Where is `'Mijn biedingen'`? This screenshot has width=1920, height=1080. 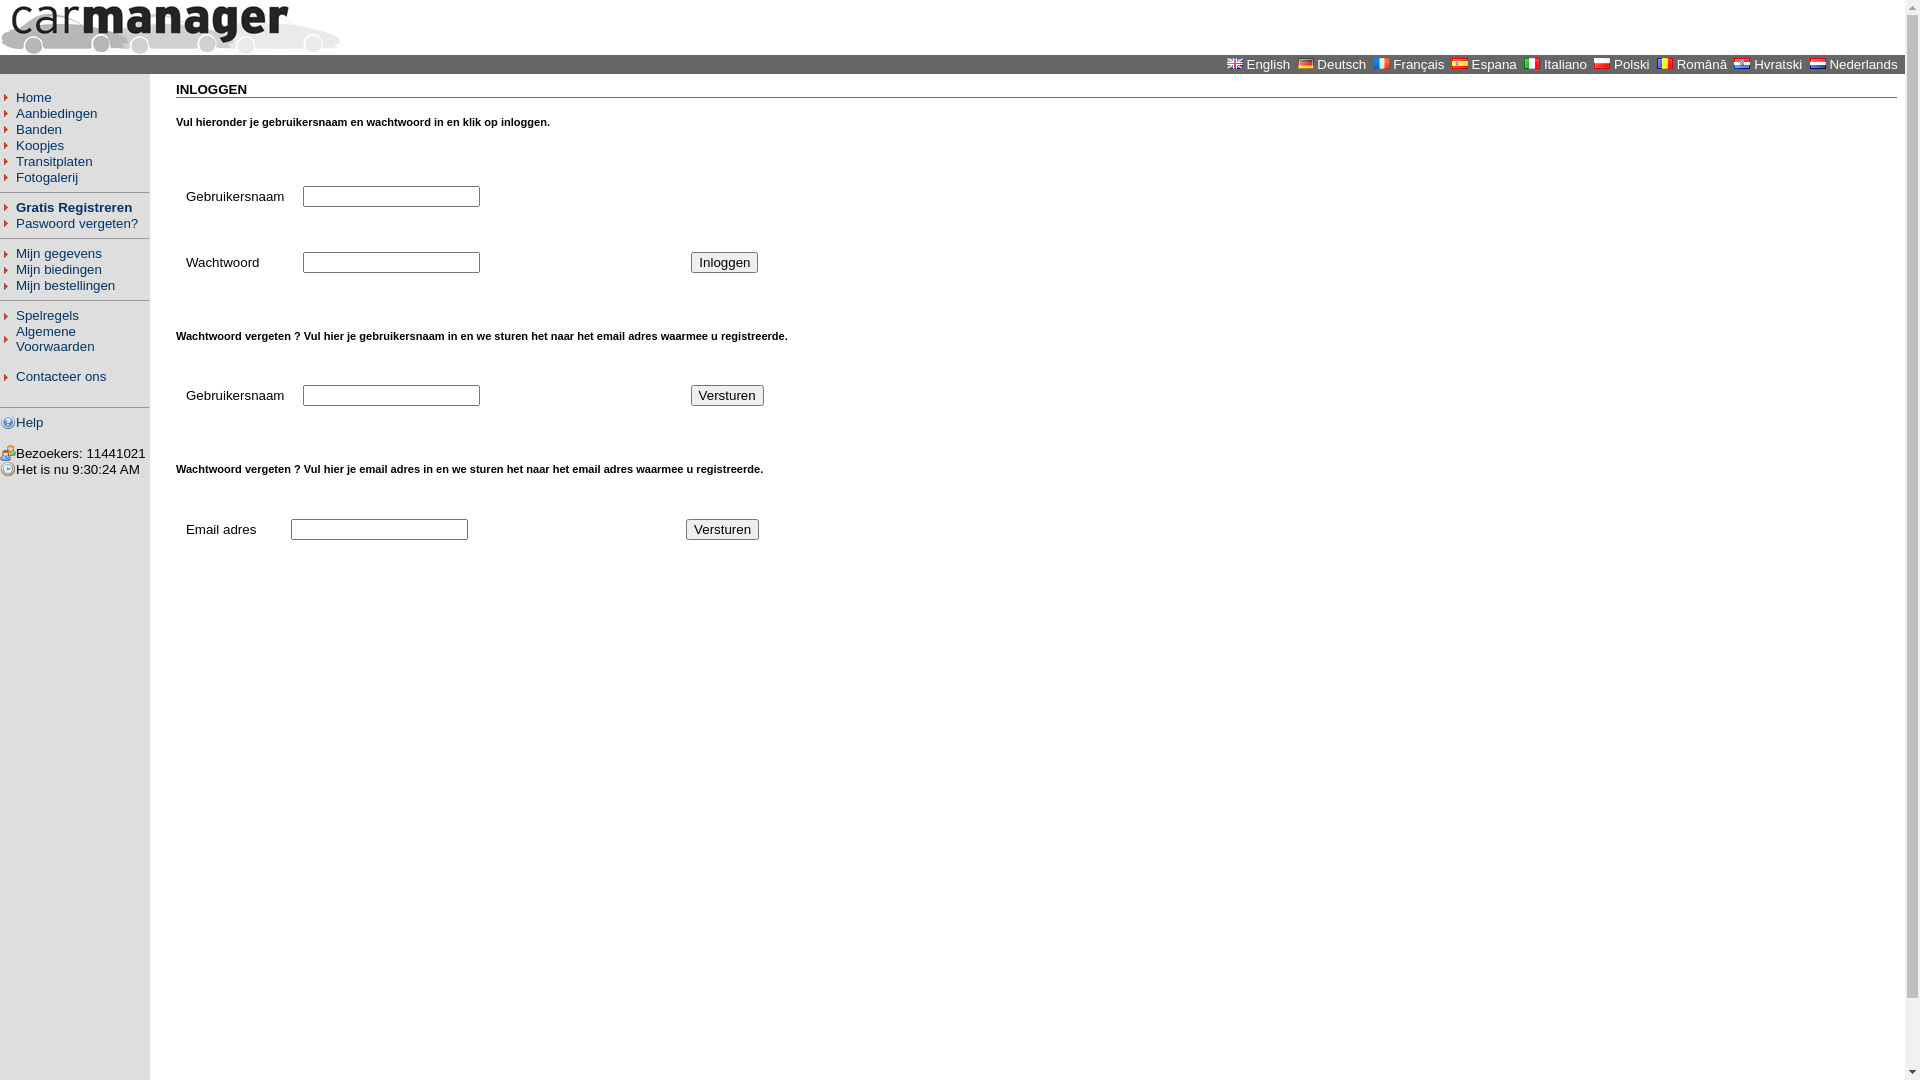
'Mijn biedingen' is located at coordinates (15, 268).